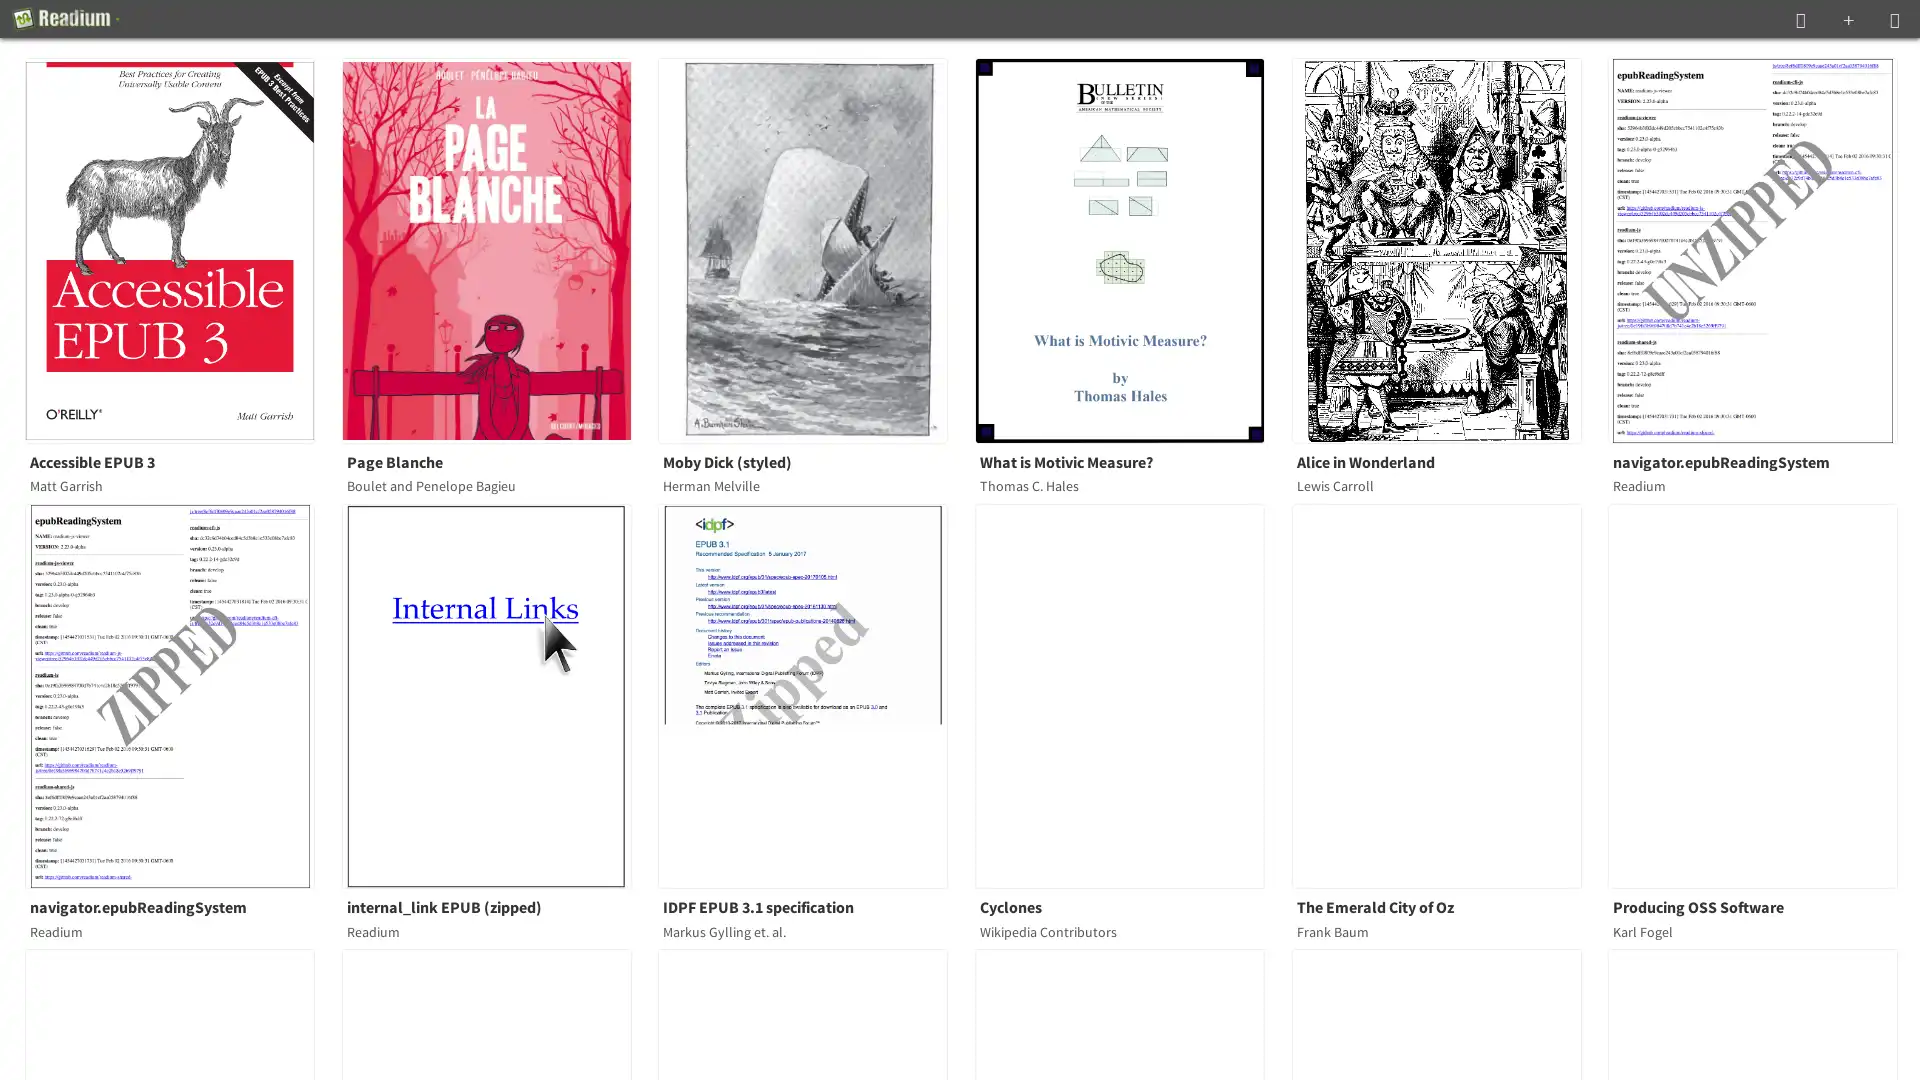  I want to click on (5) Alice in Wonderland, so click(1448, 249).